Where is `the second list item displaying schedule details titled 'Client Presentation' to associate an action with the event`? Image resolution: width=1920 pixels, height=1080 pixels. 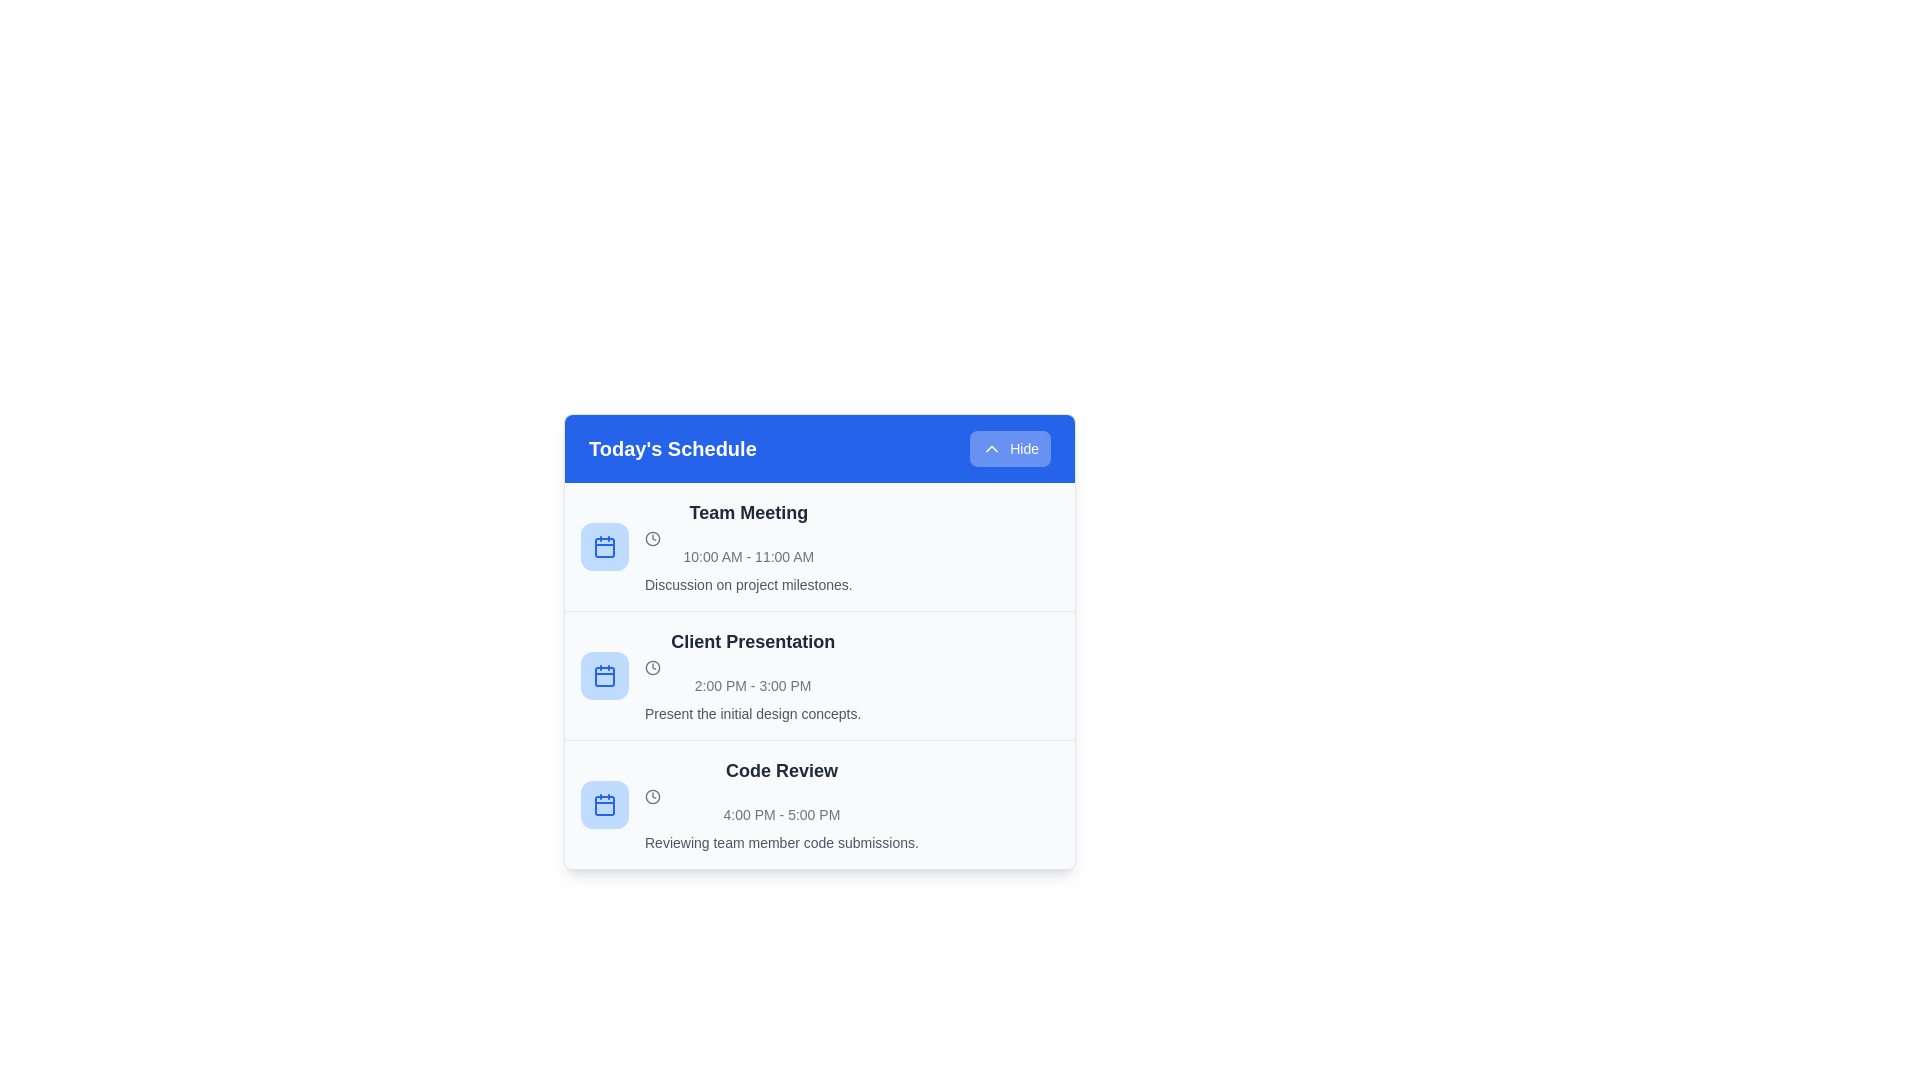
the second list item displaying schedule details titled 'Client Presentation' to associate an action with the event is located at coordinates (820, 675).